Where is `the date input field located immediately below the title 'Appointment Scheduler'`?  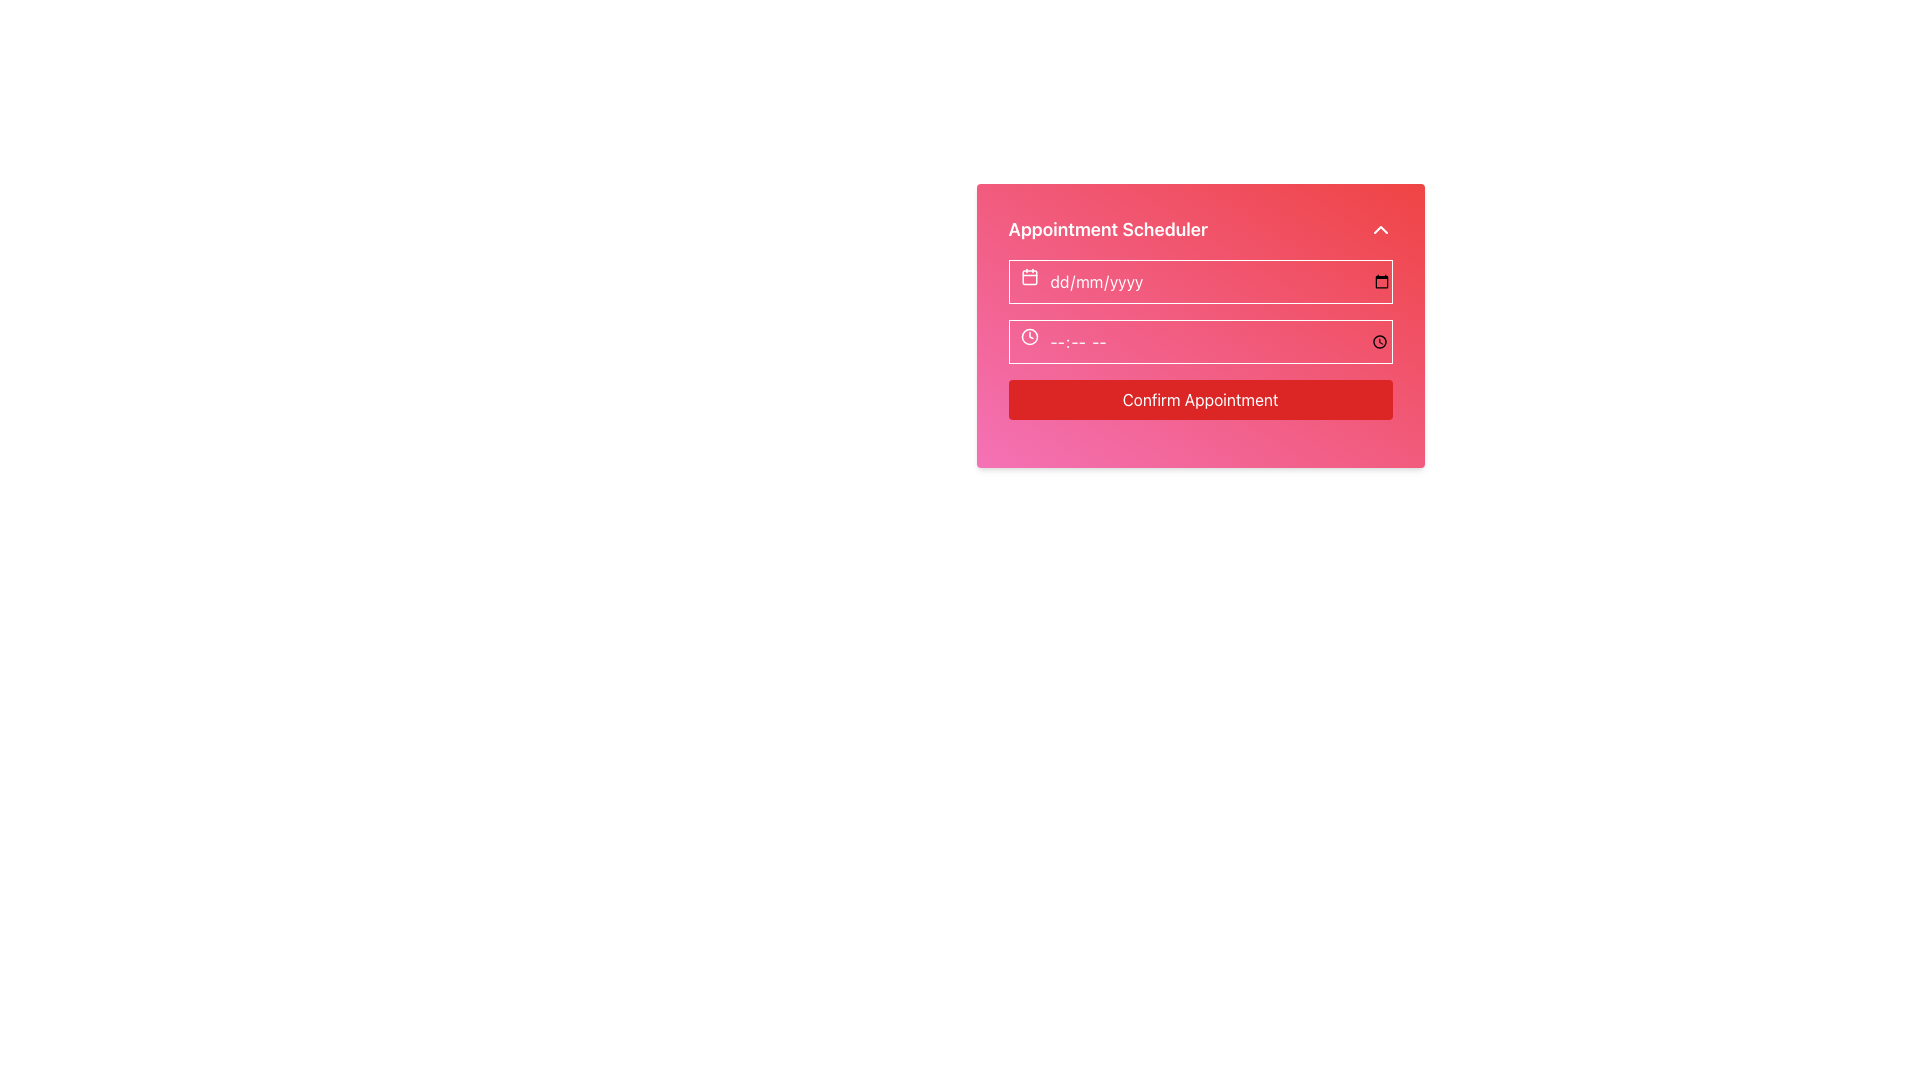
the date input field located immediately below the title 'Appointment Scheduler' is located at coordinates (1200, 281).